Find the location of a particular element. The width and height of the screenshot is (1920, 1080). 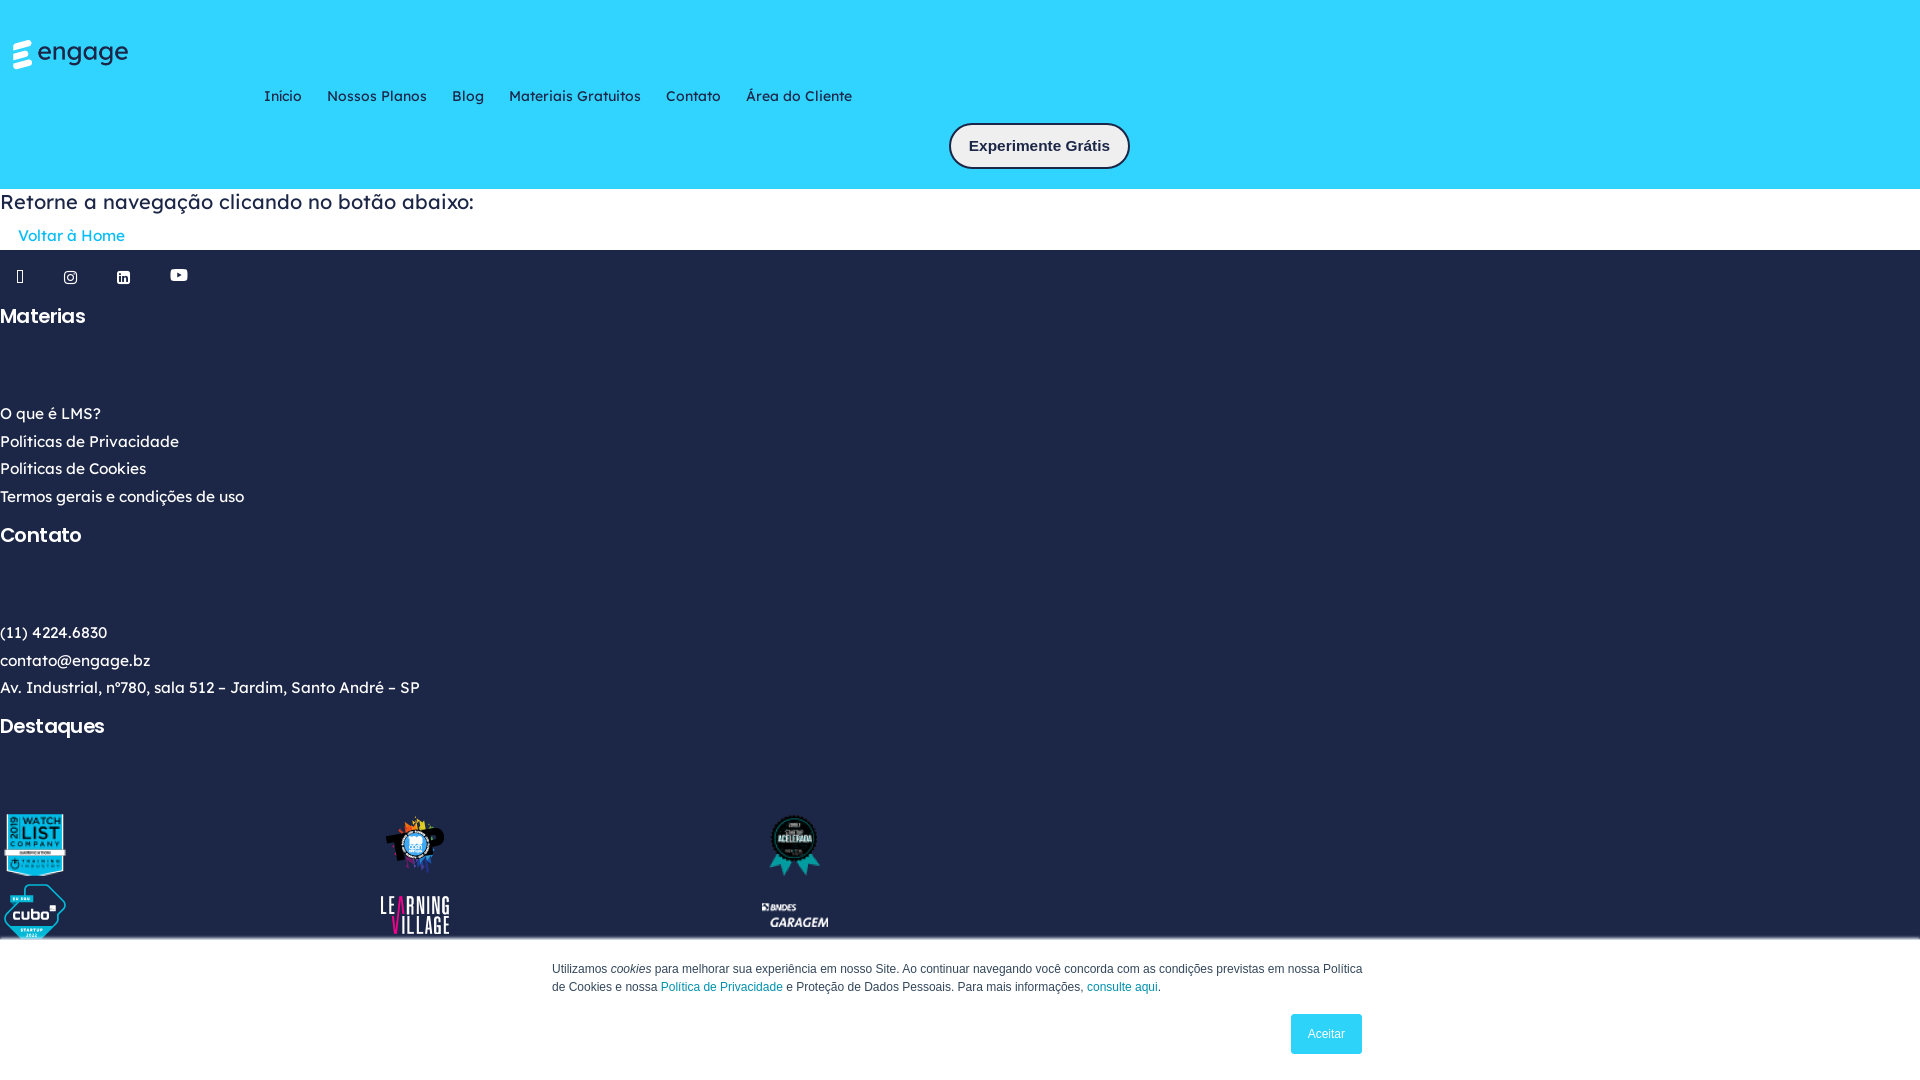

'Blog' is located at coordinates (450, 96).